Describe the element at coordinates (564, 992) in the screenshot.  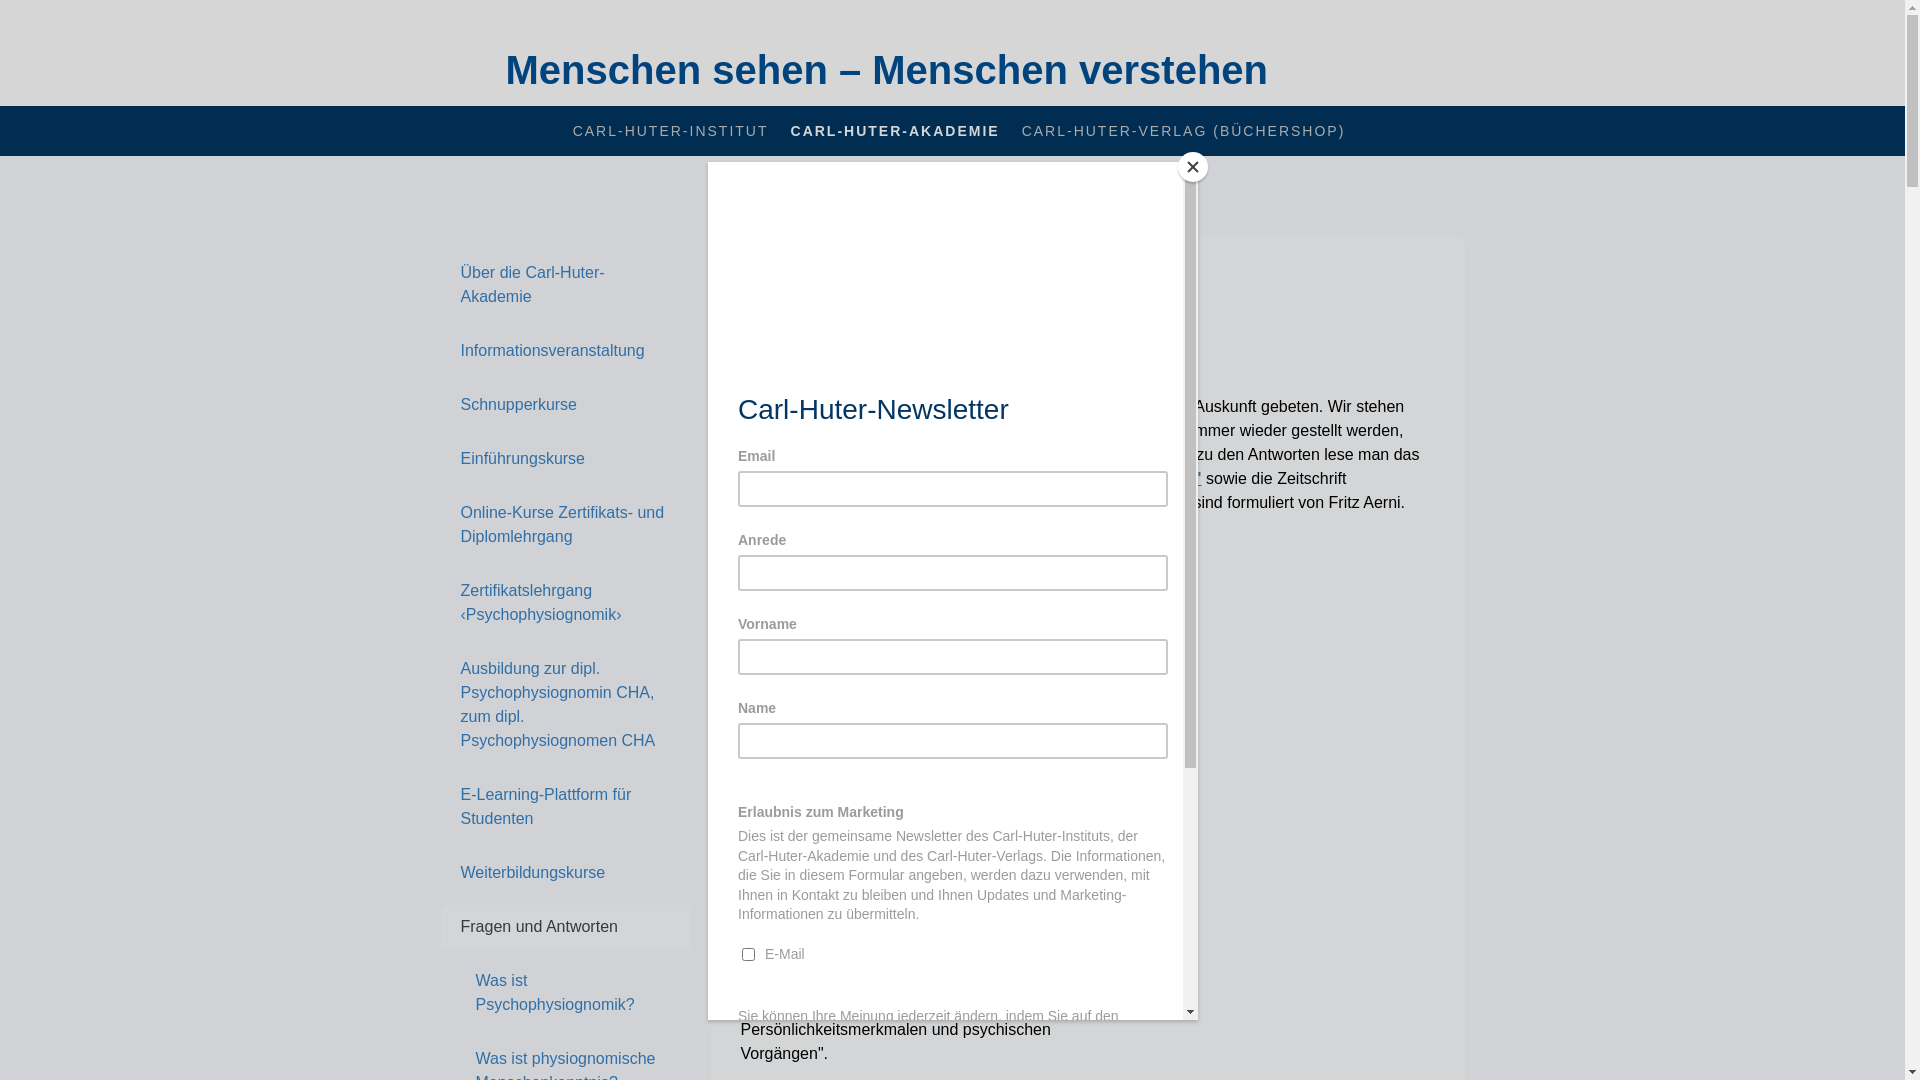
I see `'Was ist Psychophysiognomik?'` at that location.